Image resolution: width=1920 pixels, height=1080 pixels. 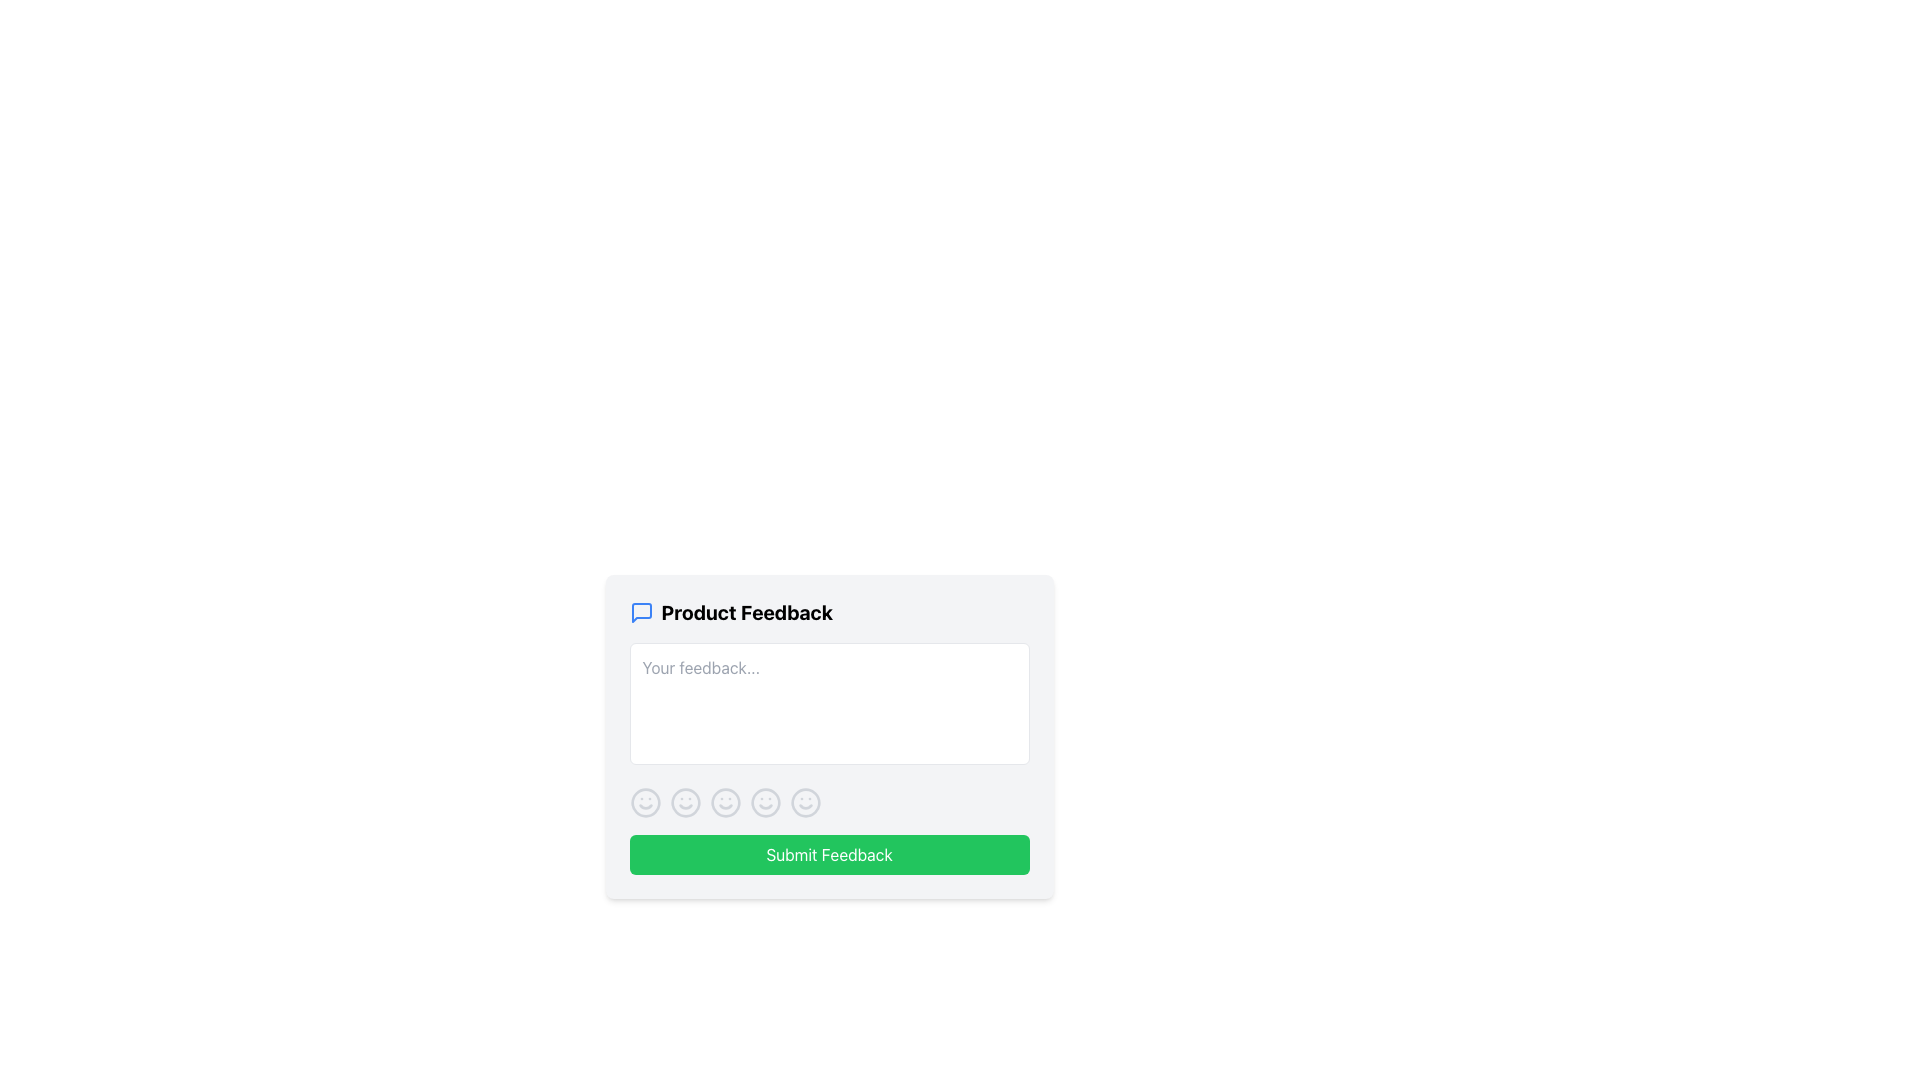 I want to click on on the rightmost circular smiley face icon in the feedback rating row, which is located above the 'Submit Feedback' button, so click(x=805, y=801).